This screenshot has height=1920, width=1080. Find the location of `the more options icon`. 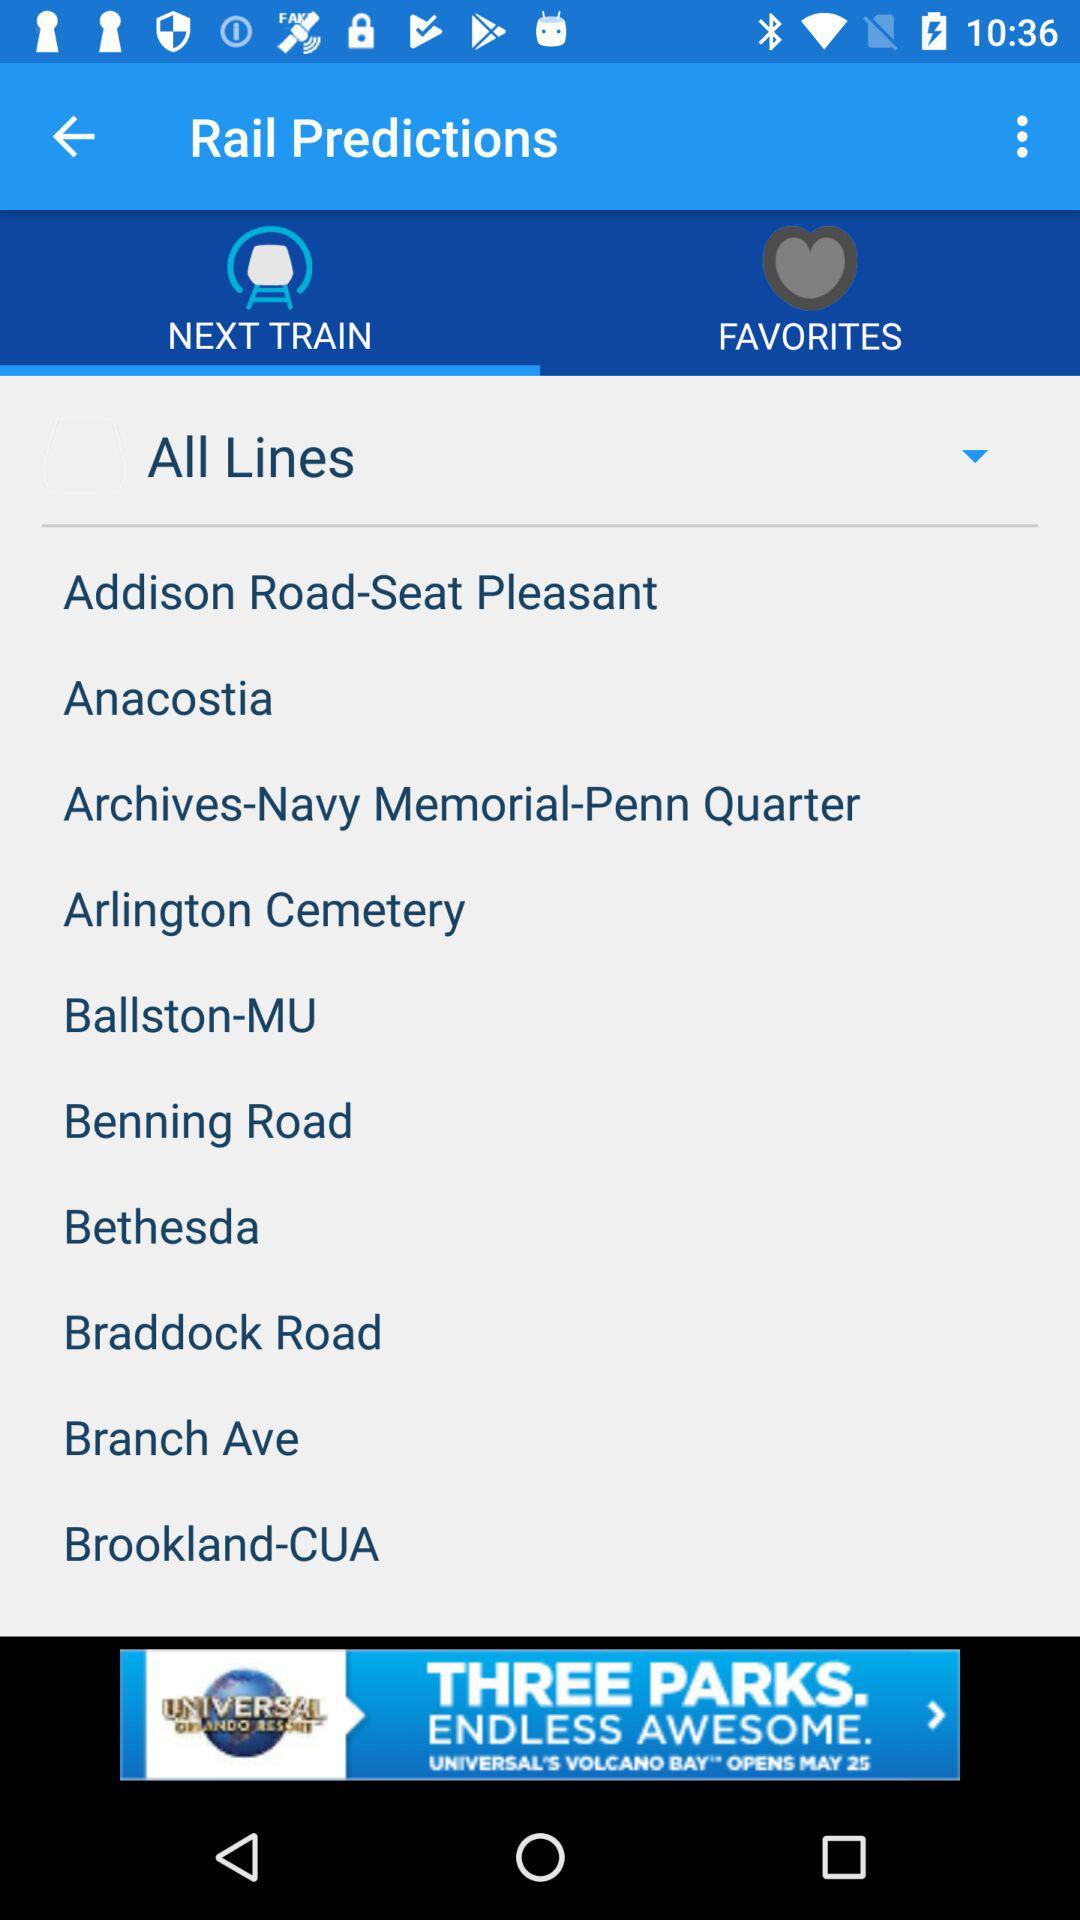

the more options icon is located at coordinates (1027, 136).